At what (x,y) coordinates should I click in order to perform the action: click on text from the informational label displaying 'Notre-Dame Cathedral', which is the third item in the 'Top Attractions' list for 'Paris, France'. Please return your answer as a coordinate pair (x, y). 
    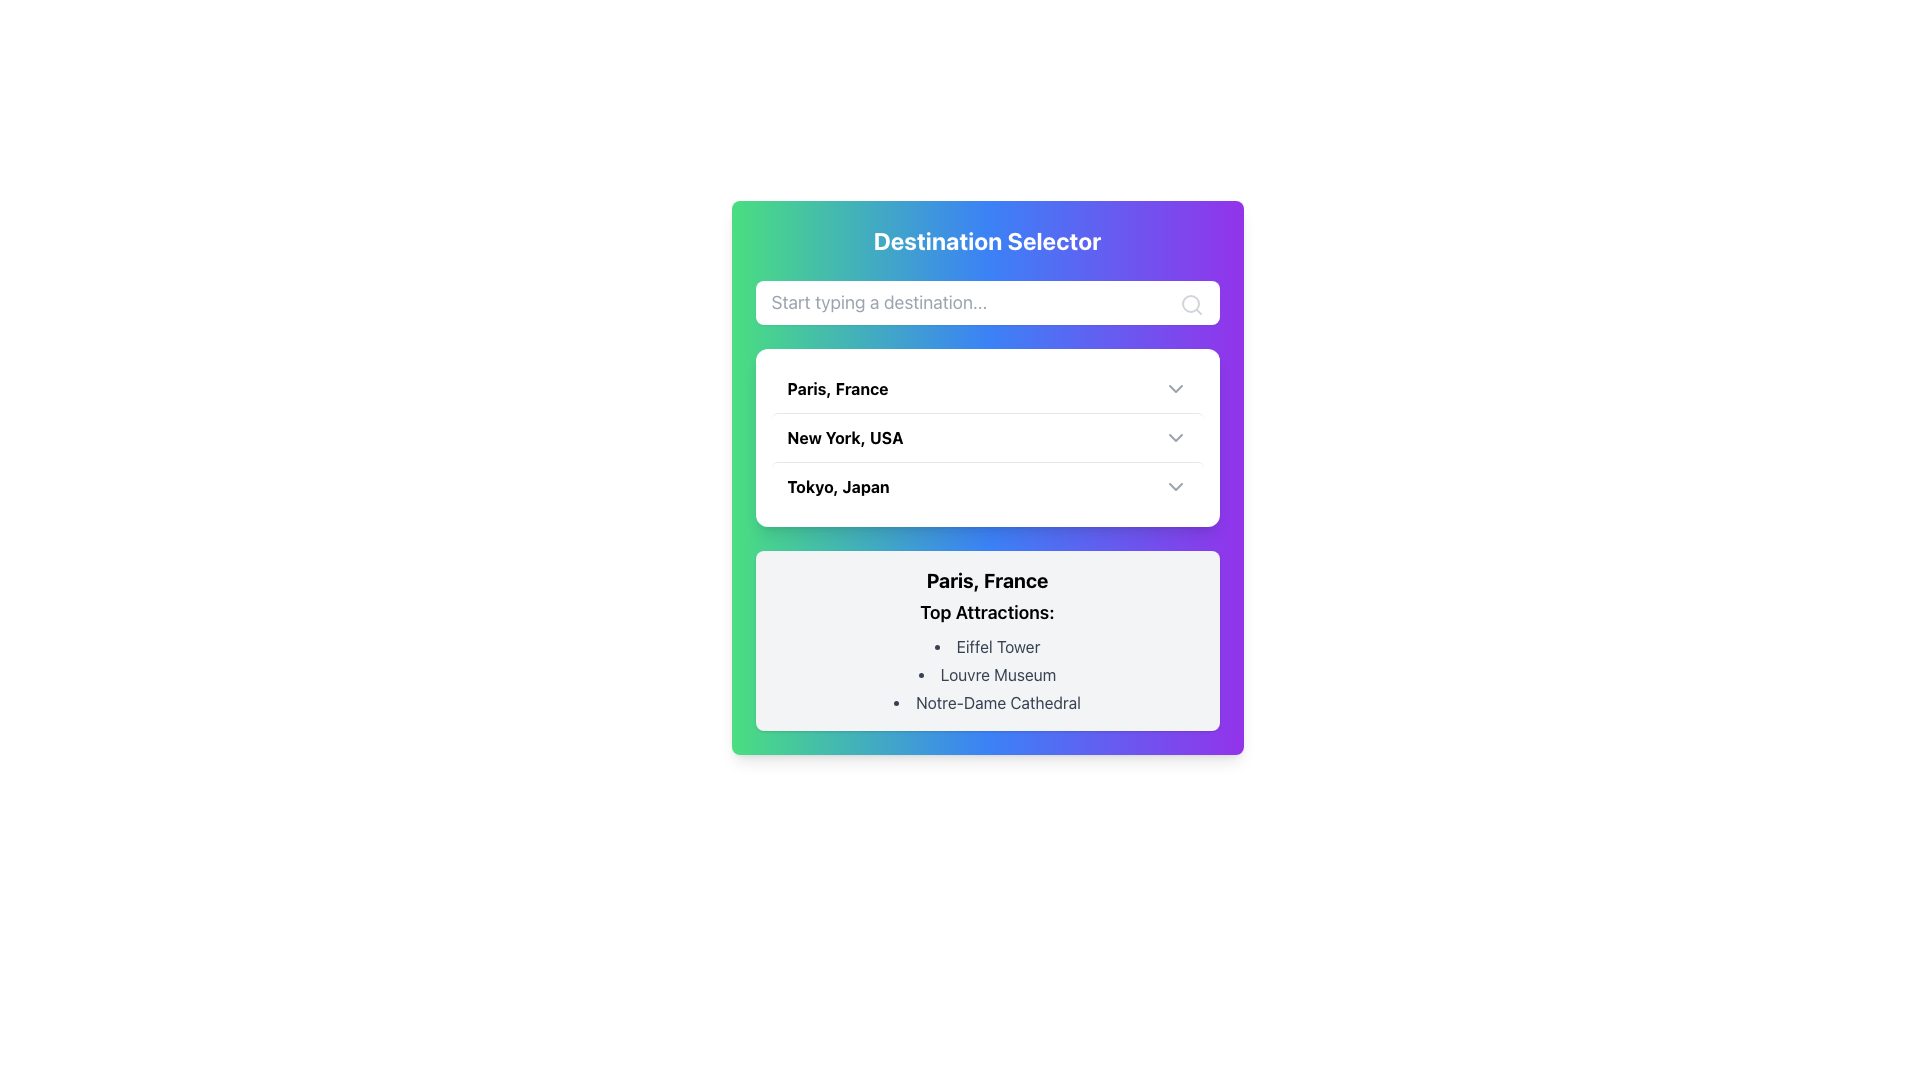
    Looking at the image, I should click on (987, 701).